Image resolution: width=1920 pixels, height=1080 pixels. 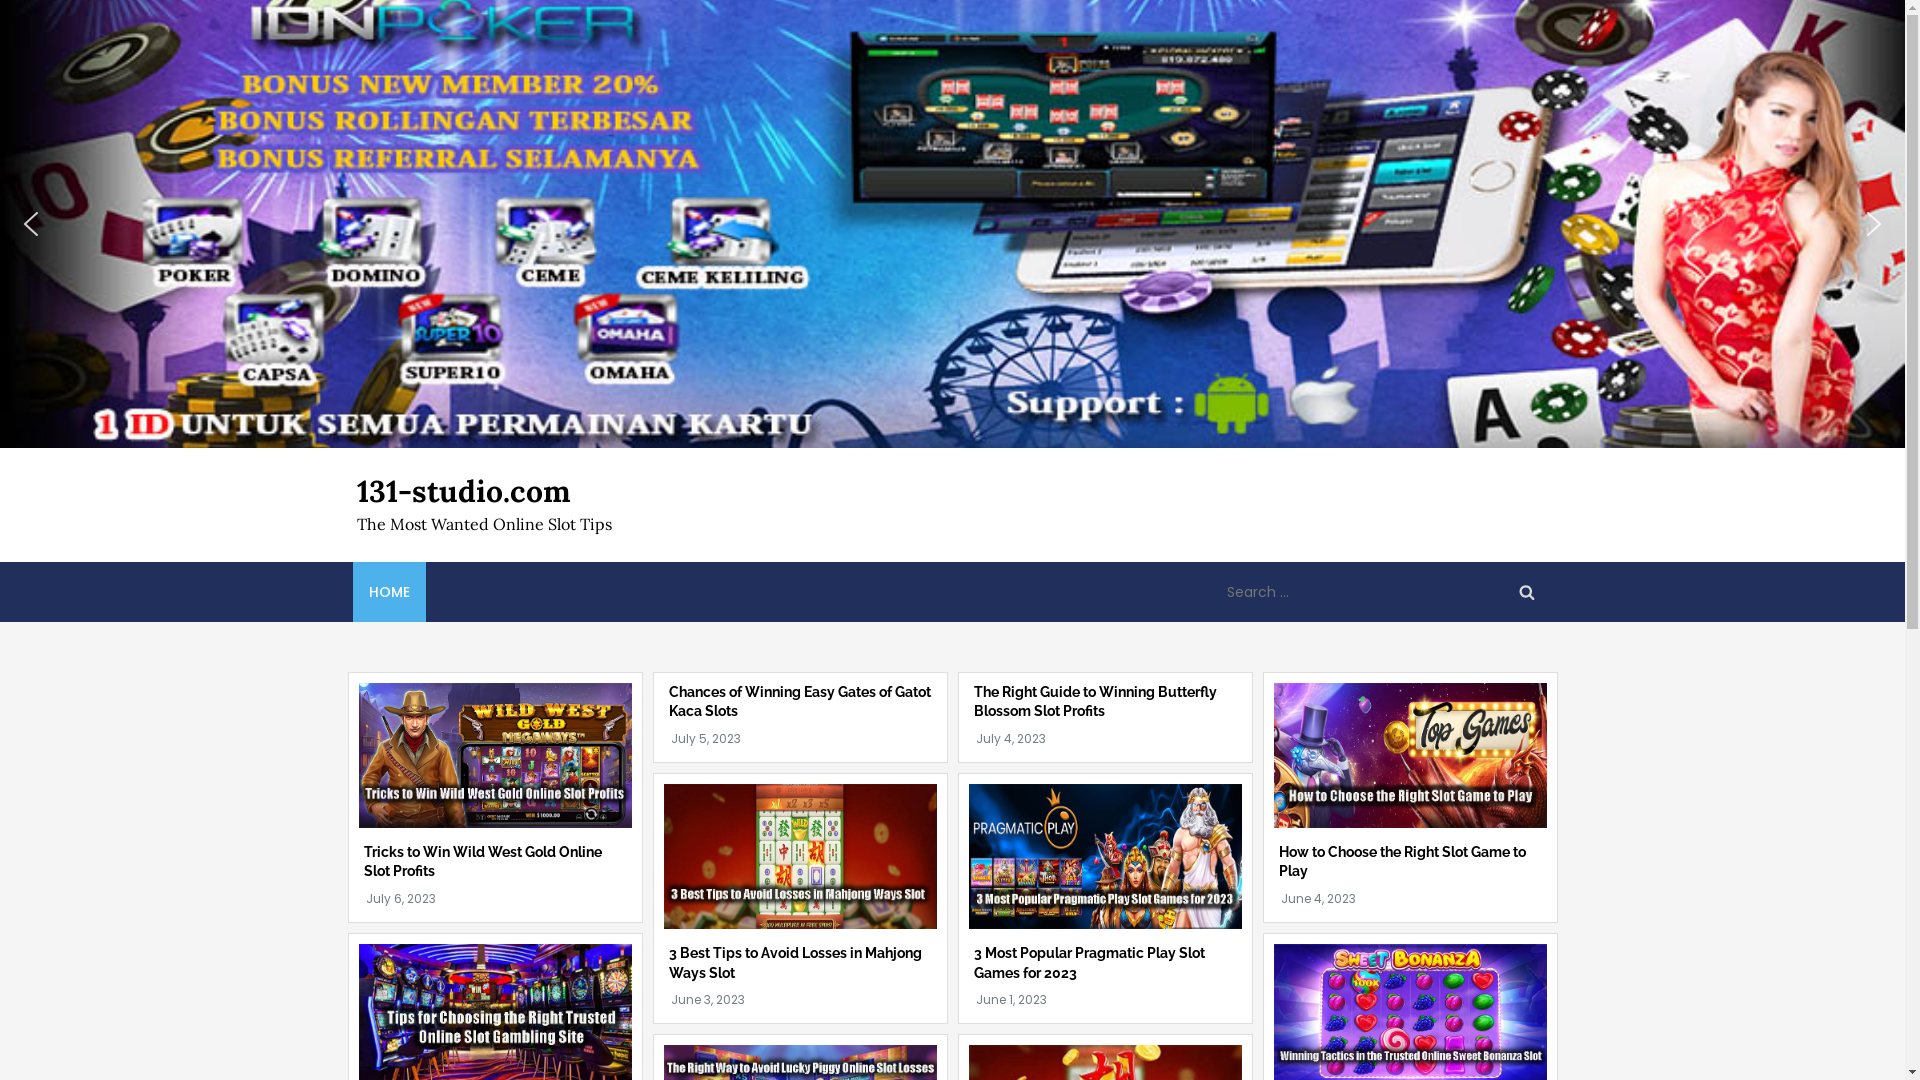 What do you see at coordinates (797, 701) in the screenshot?
I see `'Chances of Winning Easy Gates of Gatot Kaca Slots'` at bounding box center [797, 701].